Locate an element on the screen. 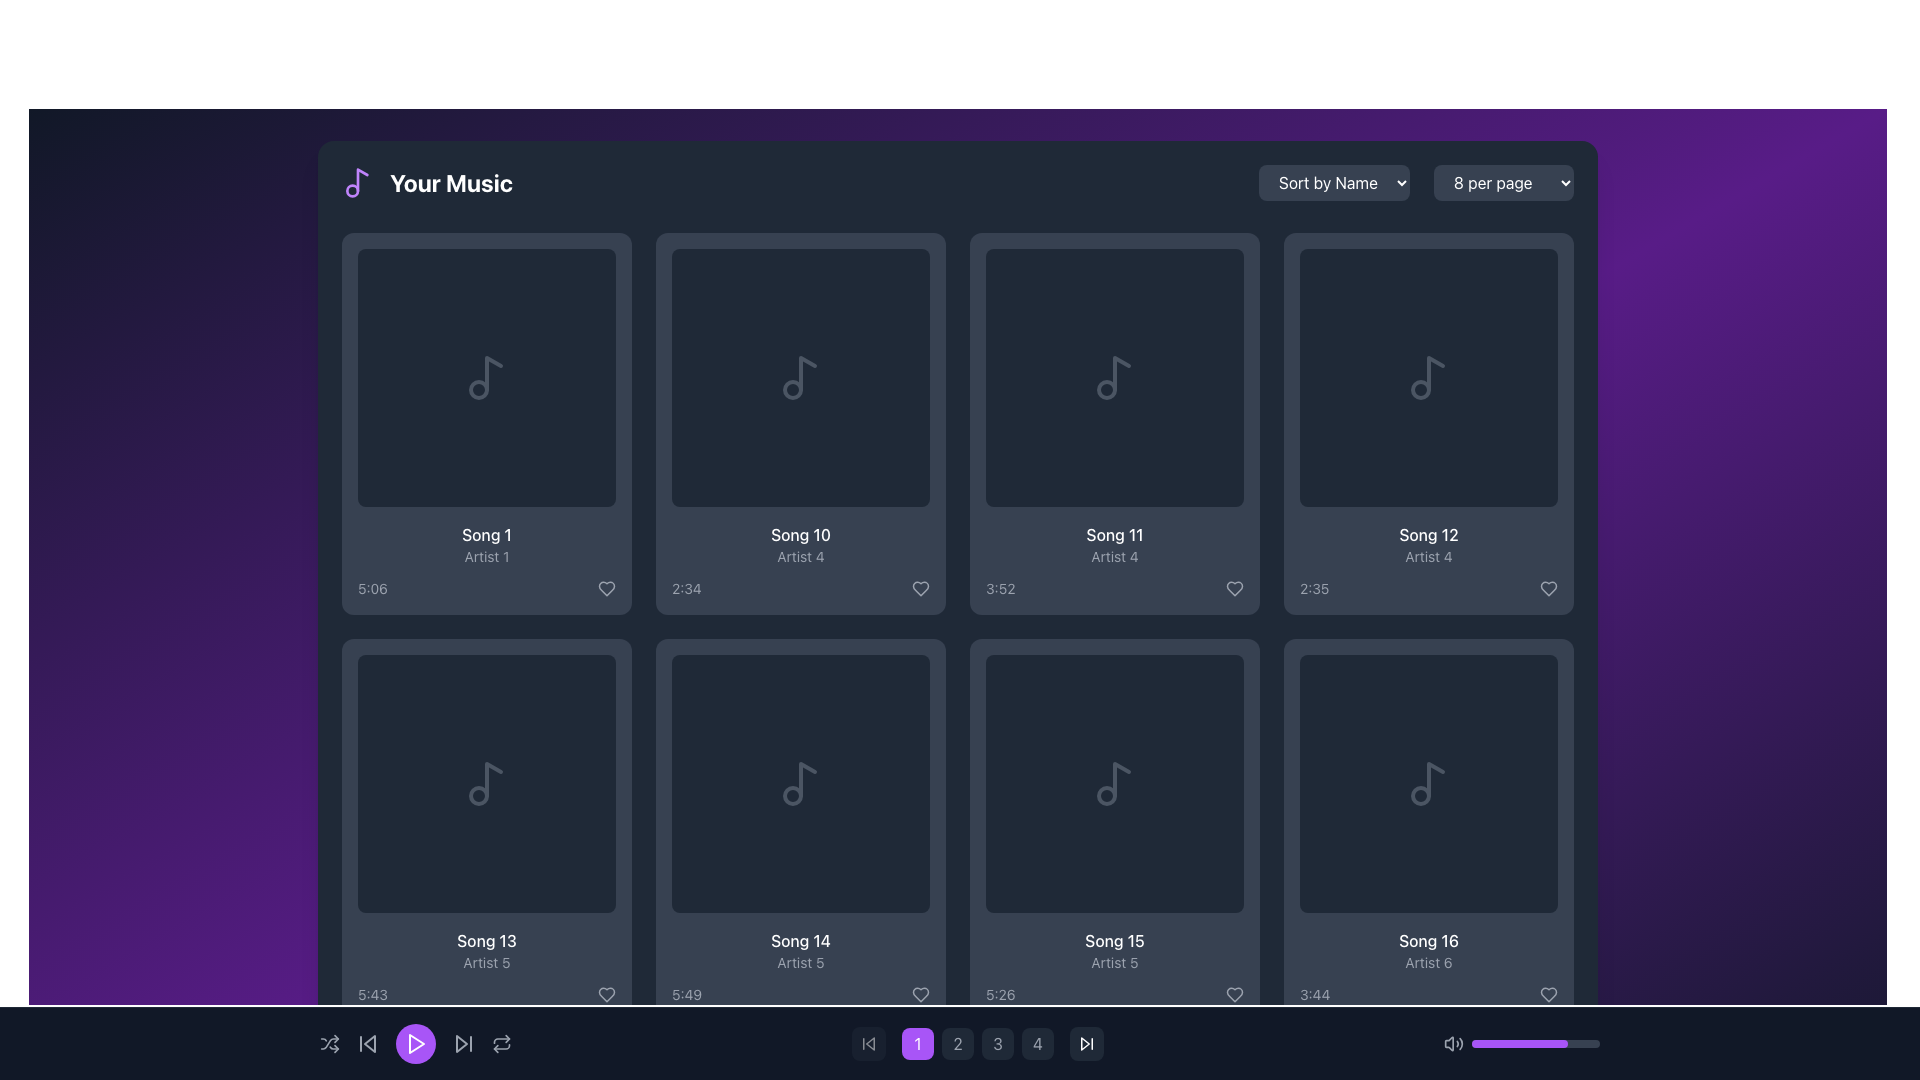 Image resolution: width=1920 pixels, height=1080 pixels. text label displaying '5:49' to understand the duration of the track associated with 'Song 14' by 'Artist 5' is located at coordinates (801, 995).